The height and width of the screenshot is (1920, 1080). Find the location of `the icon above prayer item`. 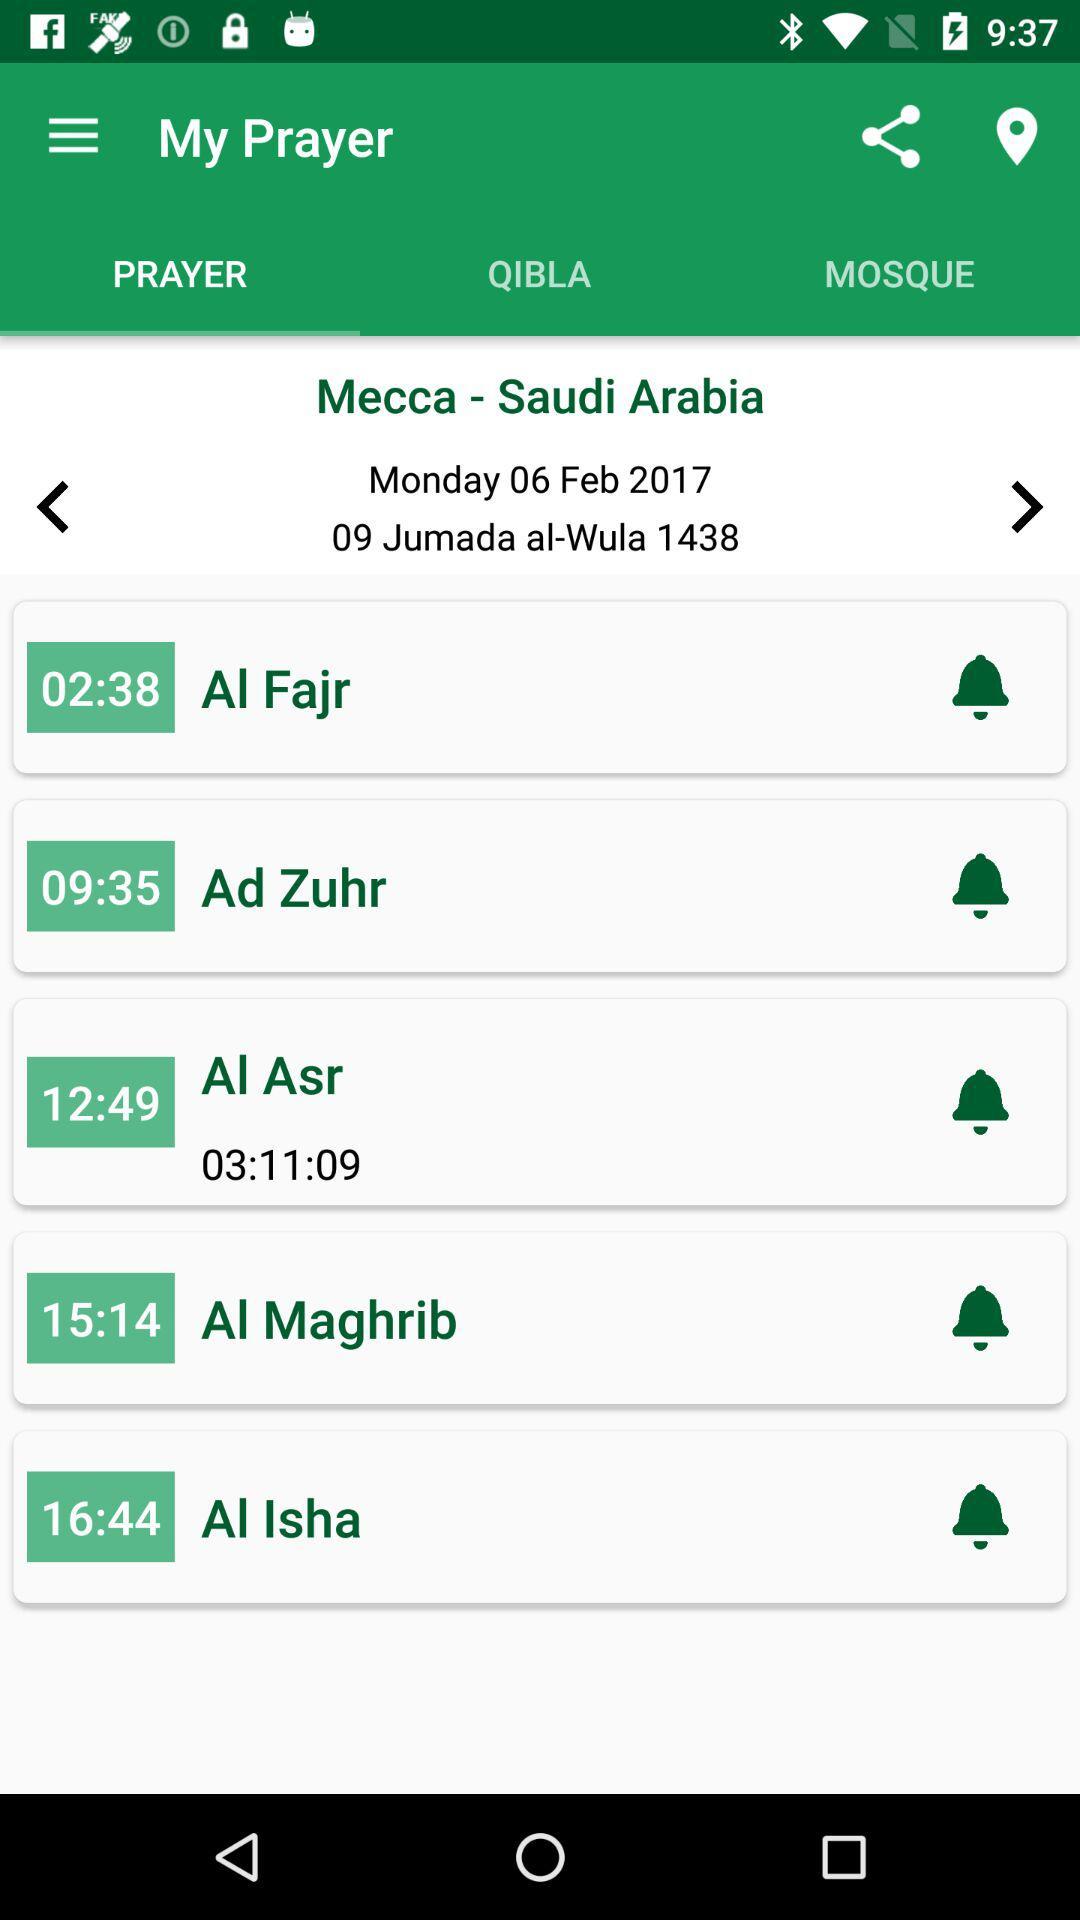

the icon above prayer item is located at coordinates (72, 135).